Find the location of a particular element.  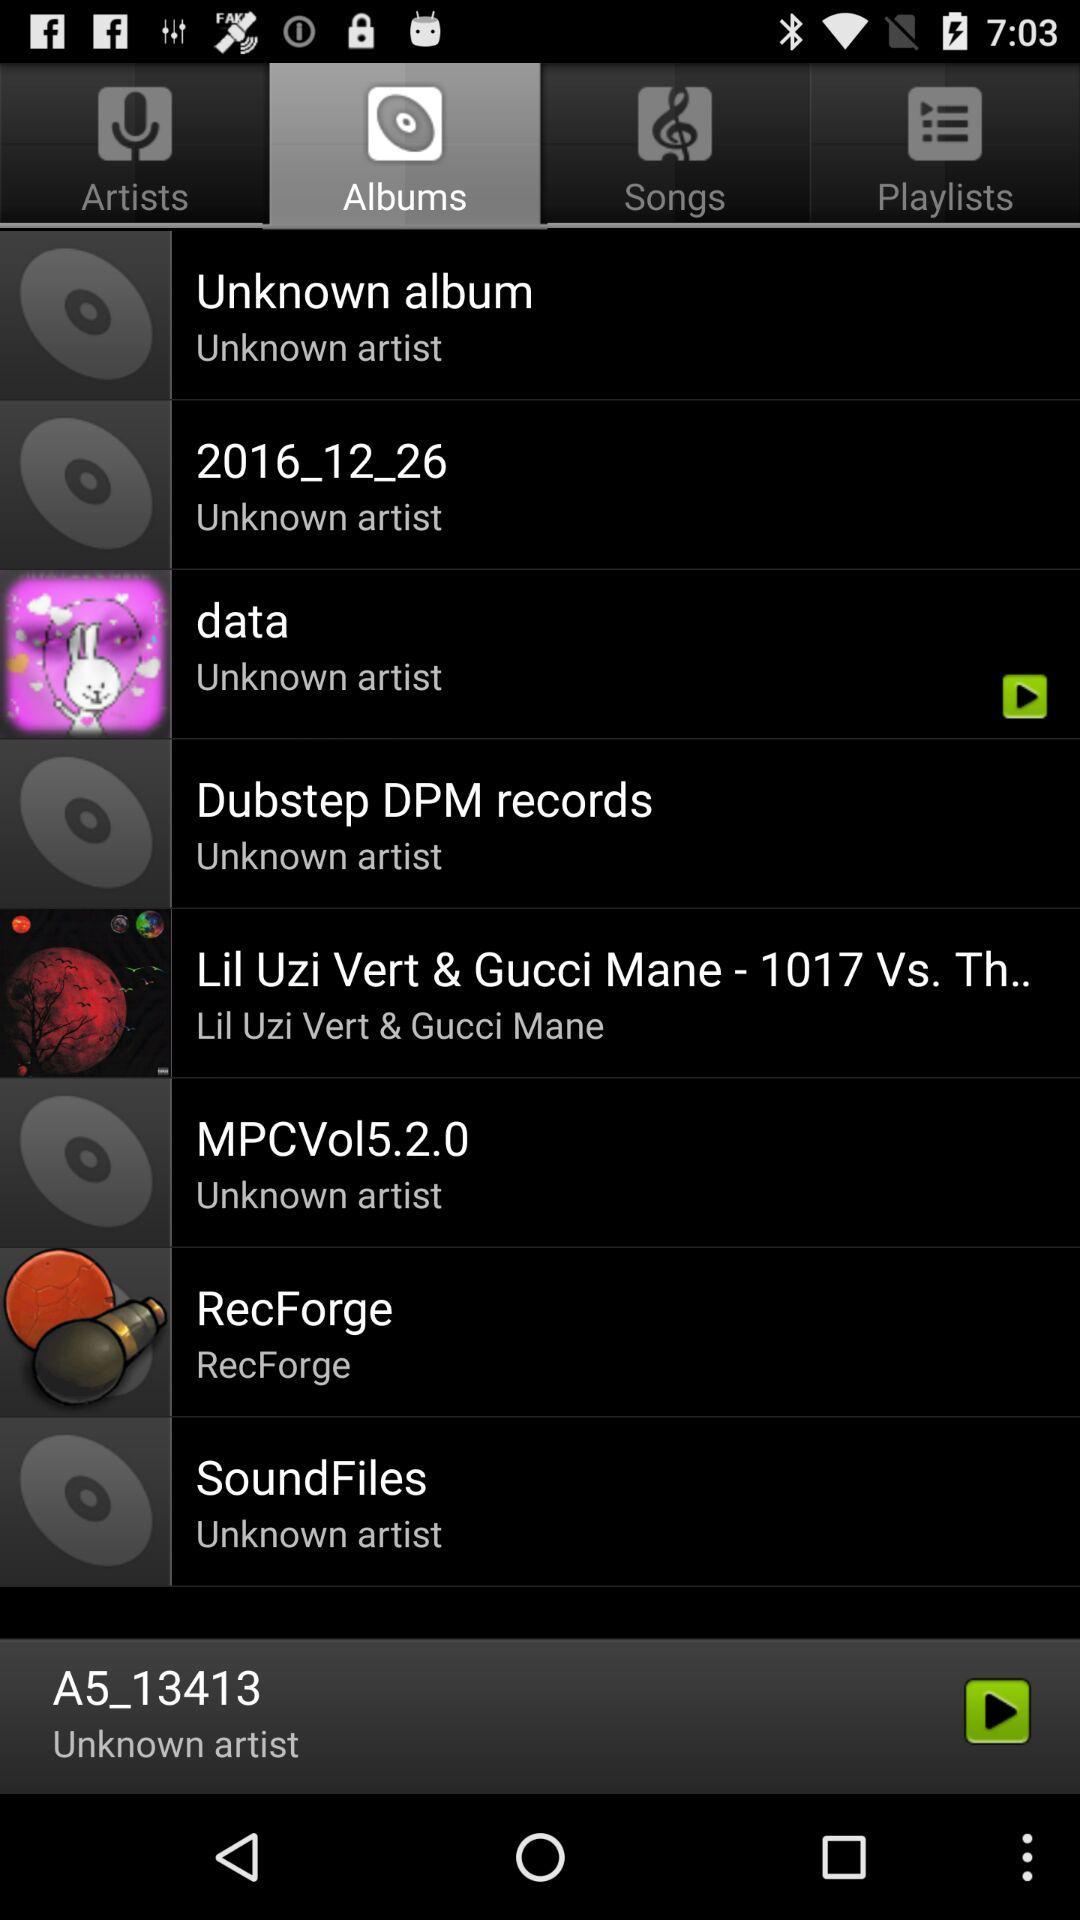

the icon next to the artists is located at coordinates (675, 146).